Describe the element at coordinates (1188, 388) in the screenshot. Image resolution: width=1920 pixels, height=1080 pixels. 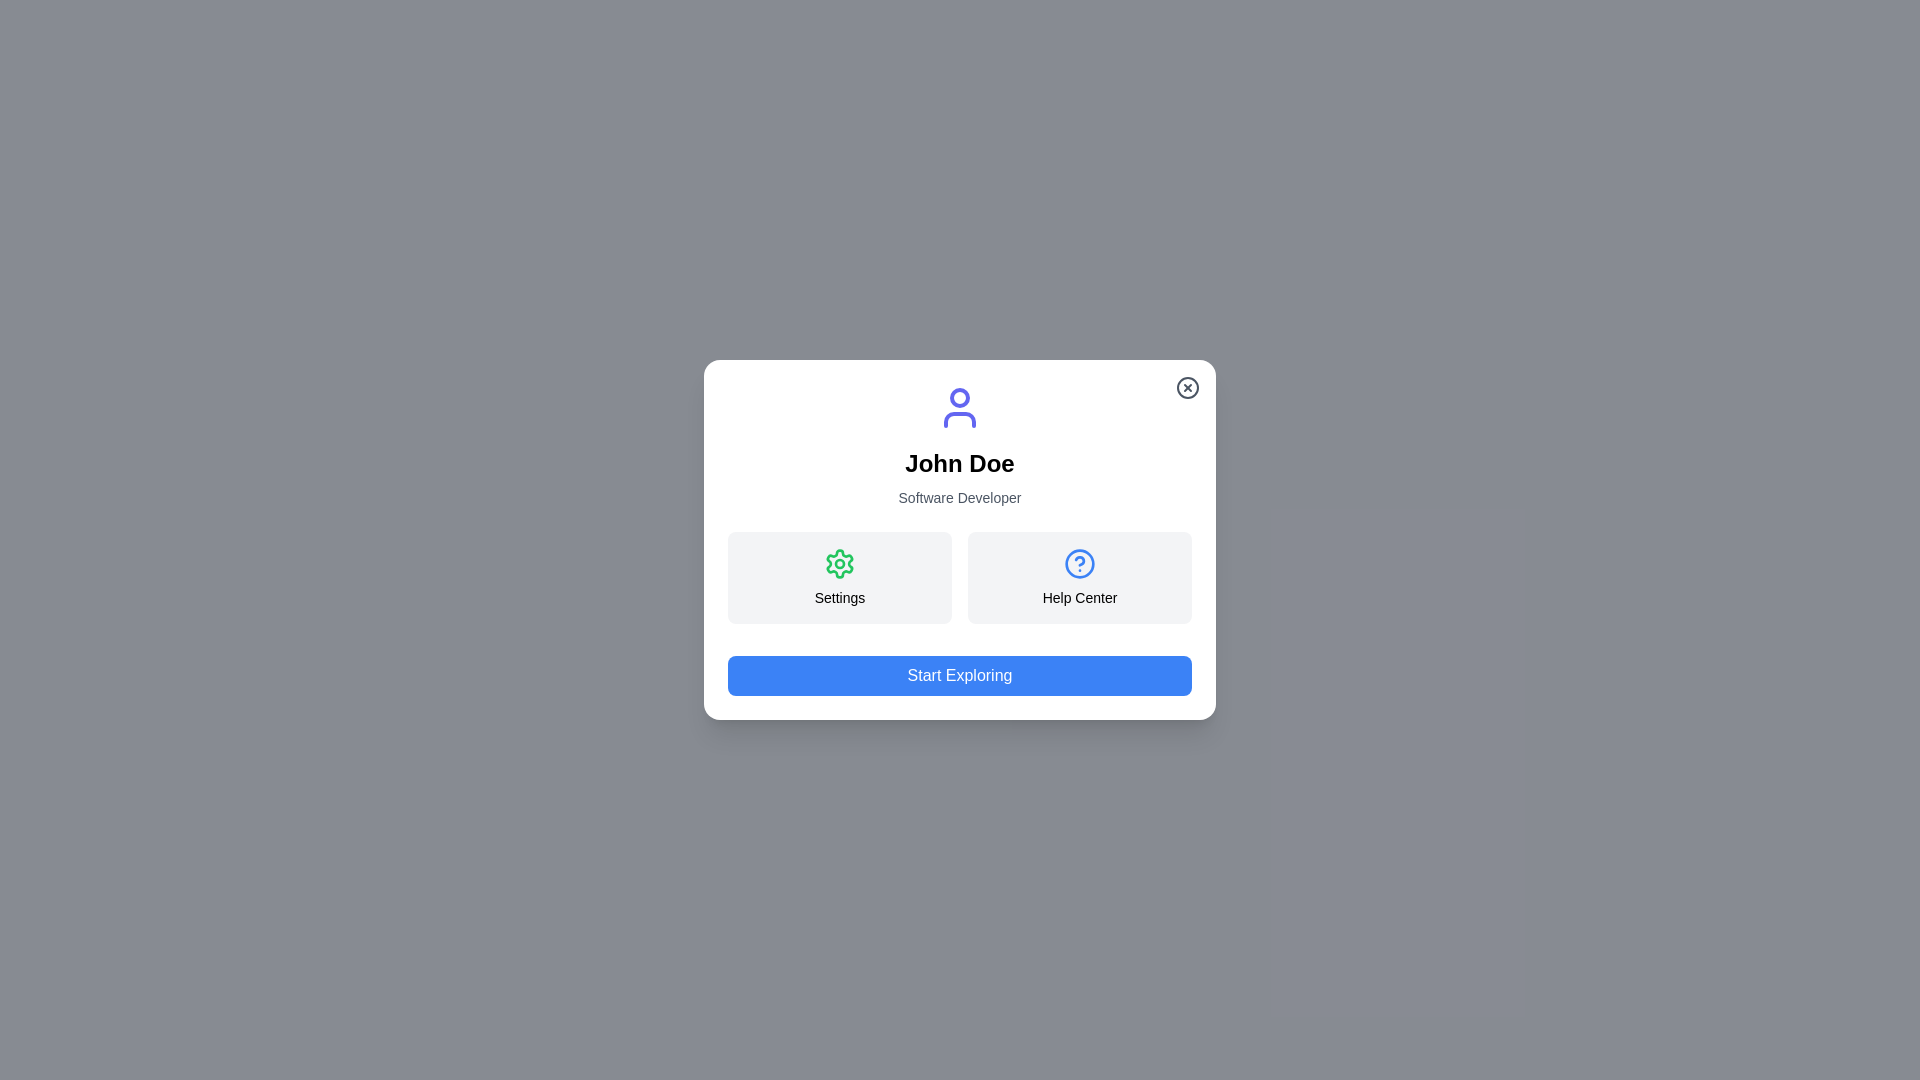
I see `the decorative SVG circle located at the top-right corner of the card interface, which represents the close functionality` at that location.